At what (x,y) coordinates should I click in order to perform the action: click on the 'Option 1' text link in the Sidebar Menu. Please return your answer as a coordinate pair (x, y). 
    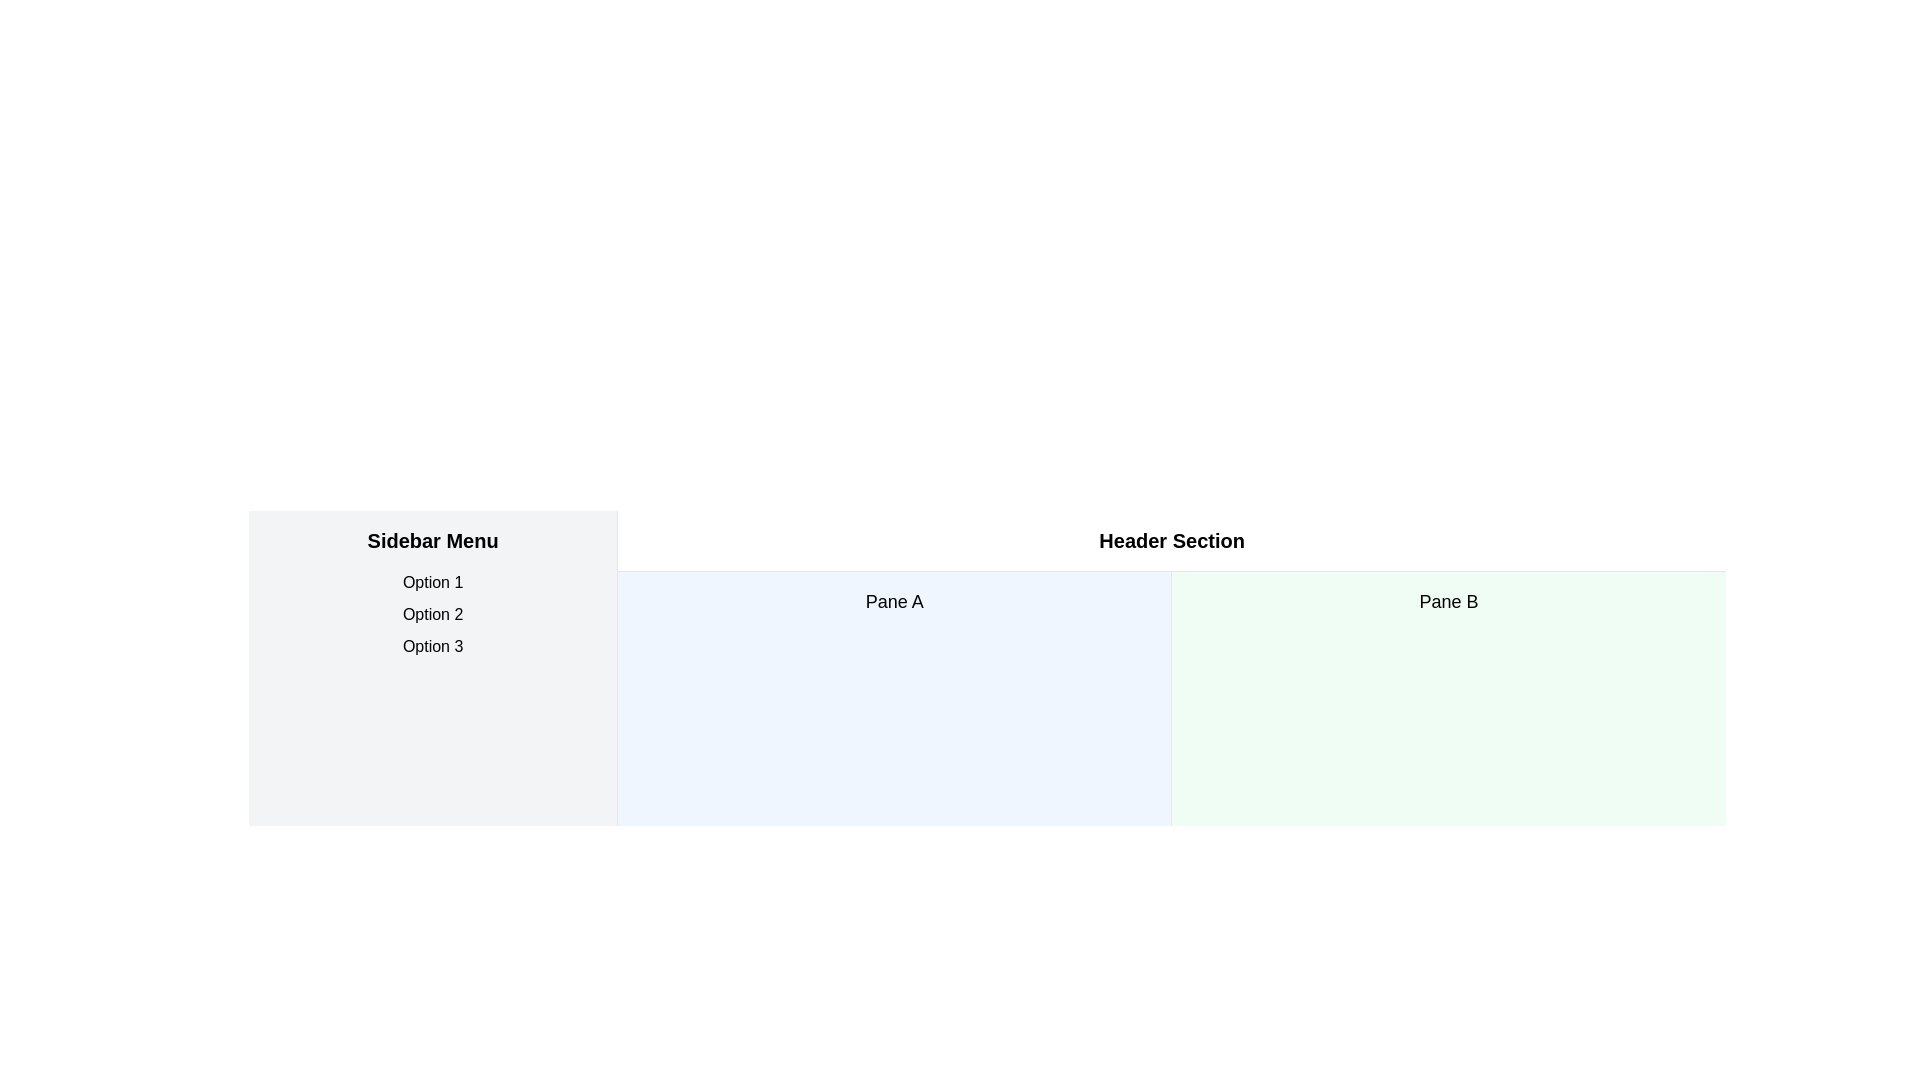
    Looking at the image, I should click on (432, 582).